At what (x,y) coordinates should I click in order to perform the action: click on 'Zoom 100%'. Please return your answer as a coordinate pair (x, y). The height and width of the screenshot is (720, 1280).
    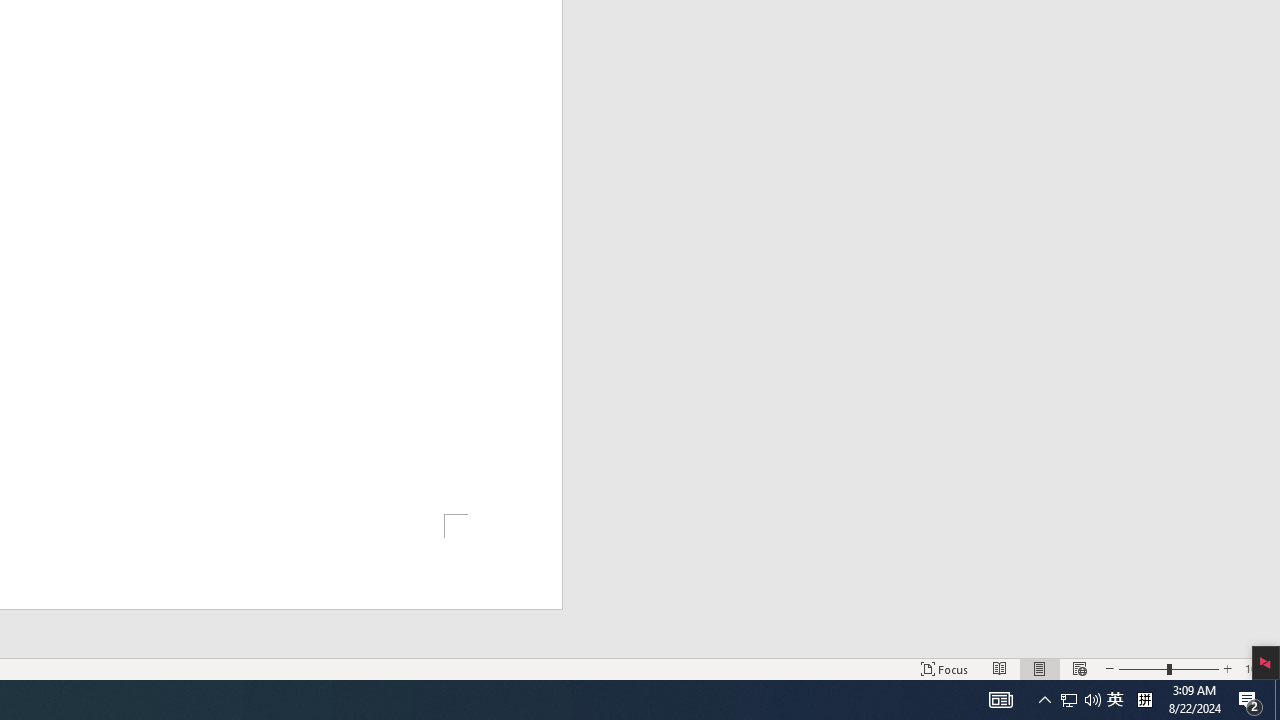
    Looking at the image, I should click on (1257, 669).